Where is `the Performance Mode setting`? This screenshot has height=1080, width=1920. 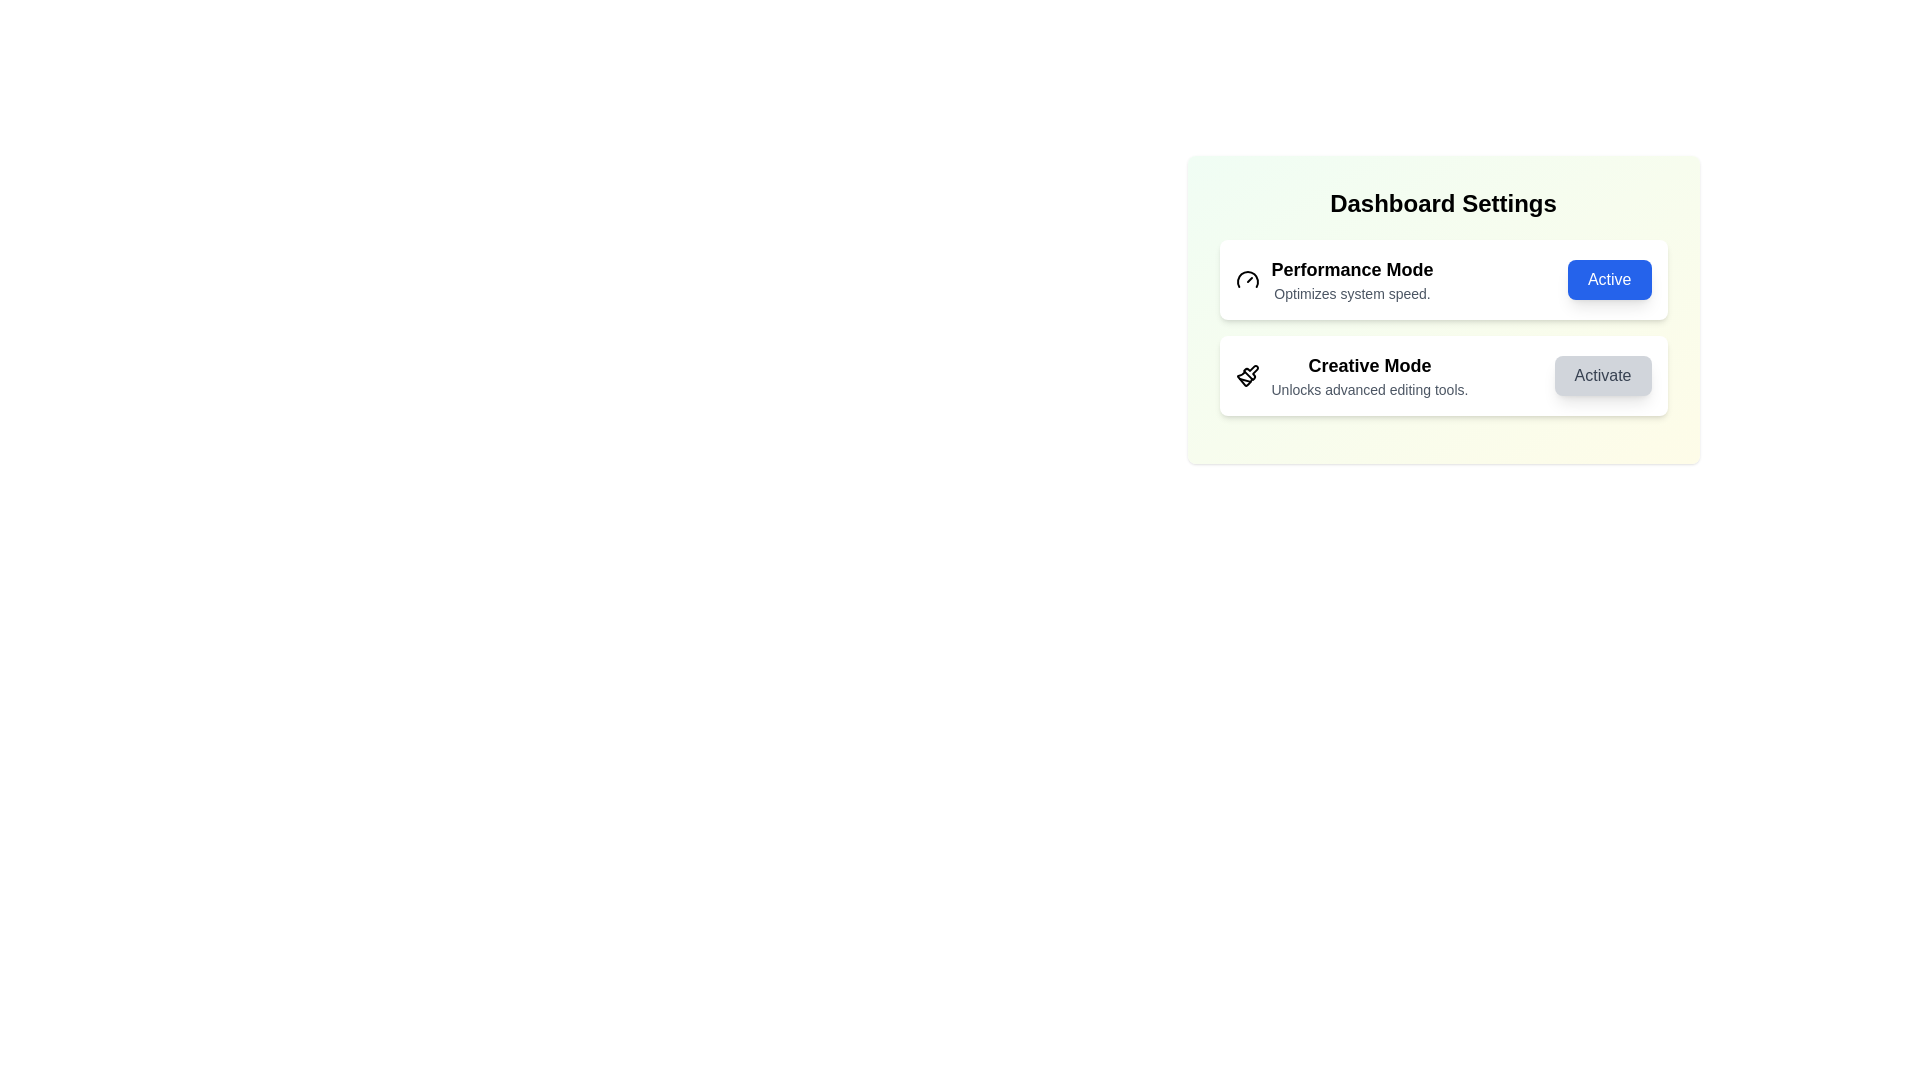
the Performance Mode setting is located at coordinates (1443, 280).